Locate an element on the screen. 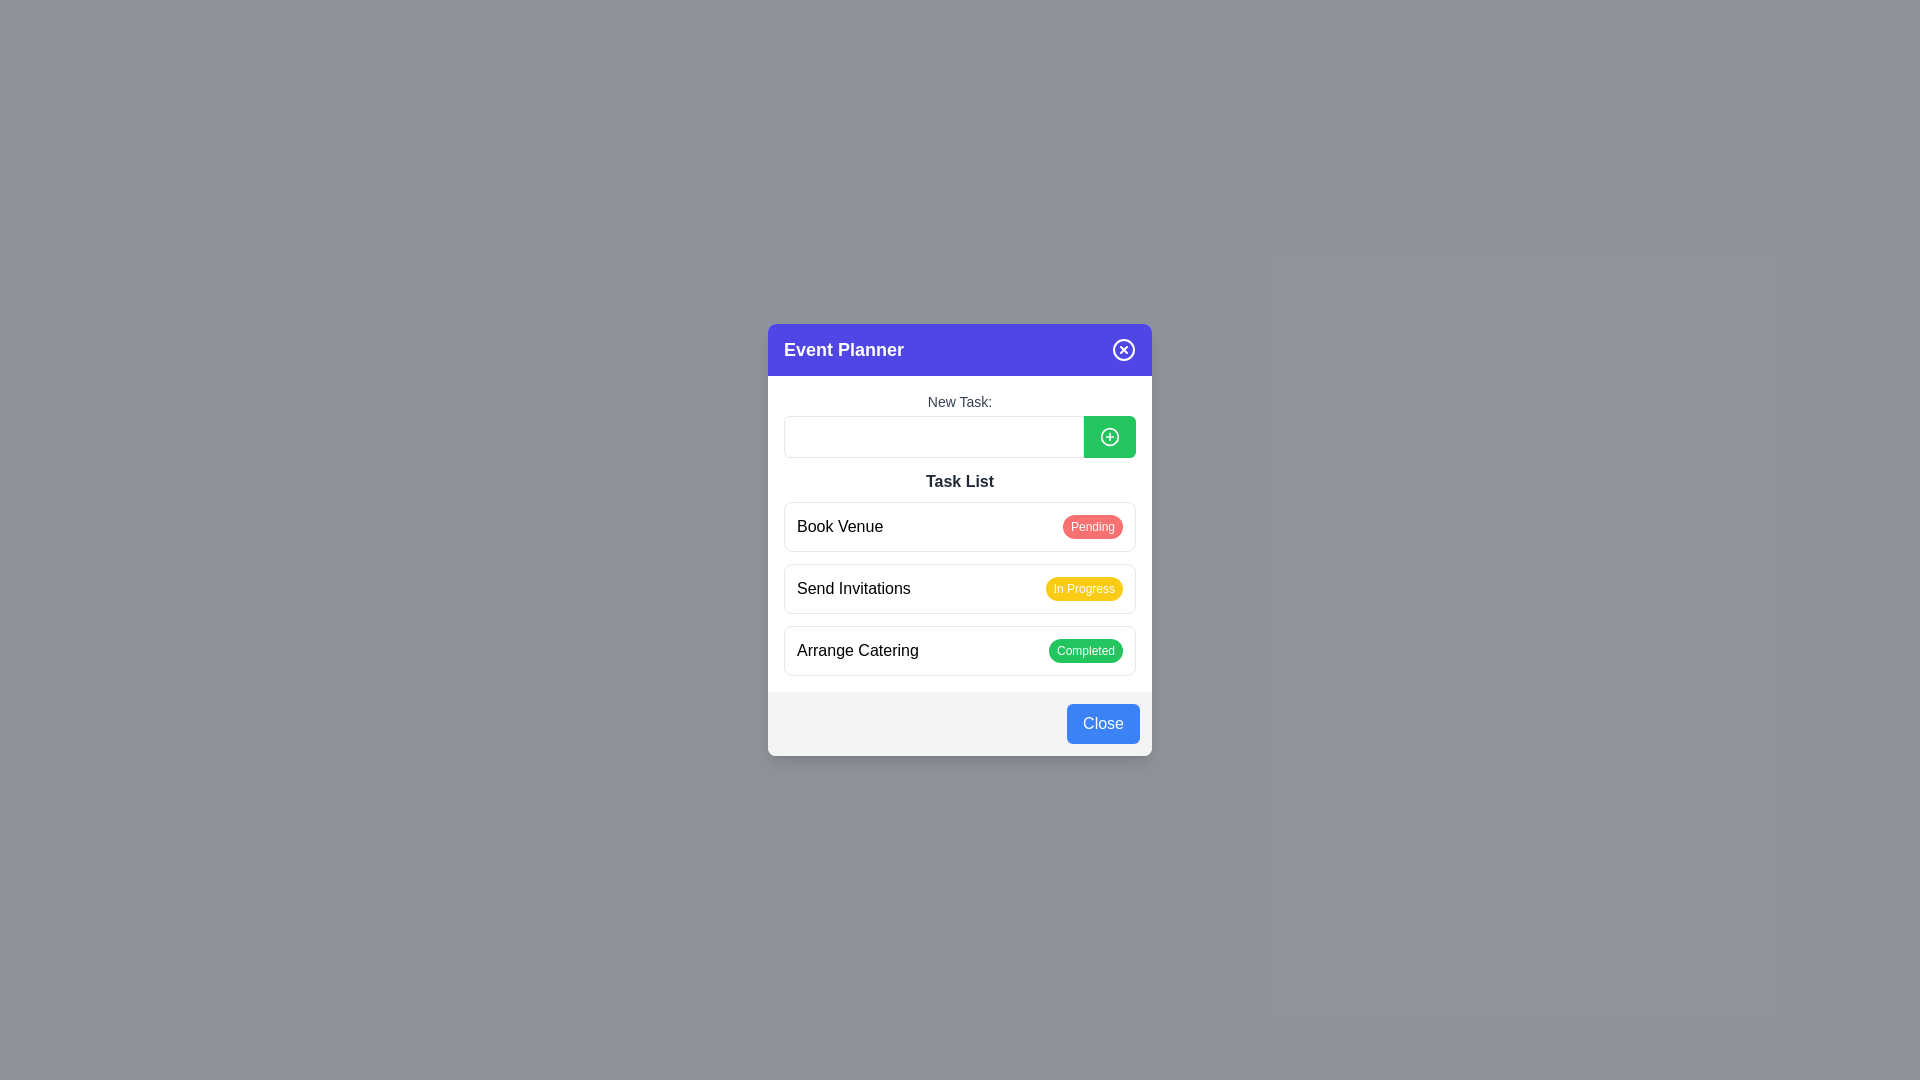 The width and height of the screenshot is (1920, 1080). text from the label that displays 'Task List', which is styled in bold and dark gray, located below the 'New Task' section in the task management dialog is located at coordinates (960, 482).